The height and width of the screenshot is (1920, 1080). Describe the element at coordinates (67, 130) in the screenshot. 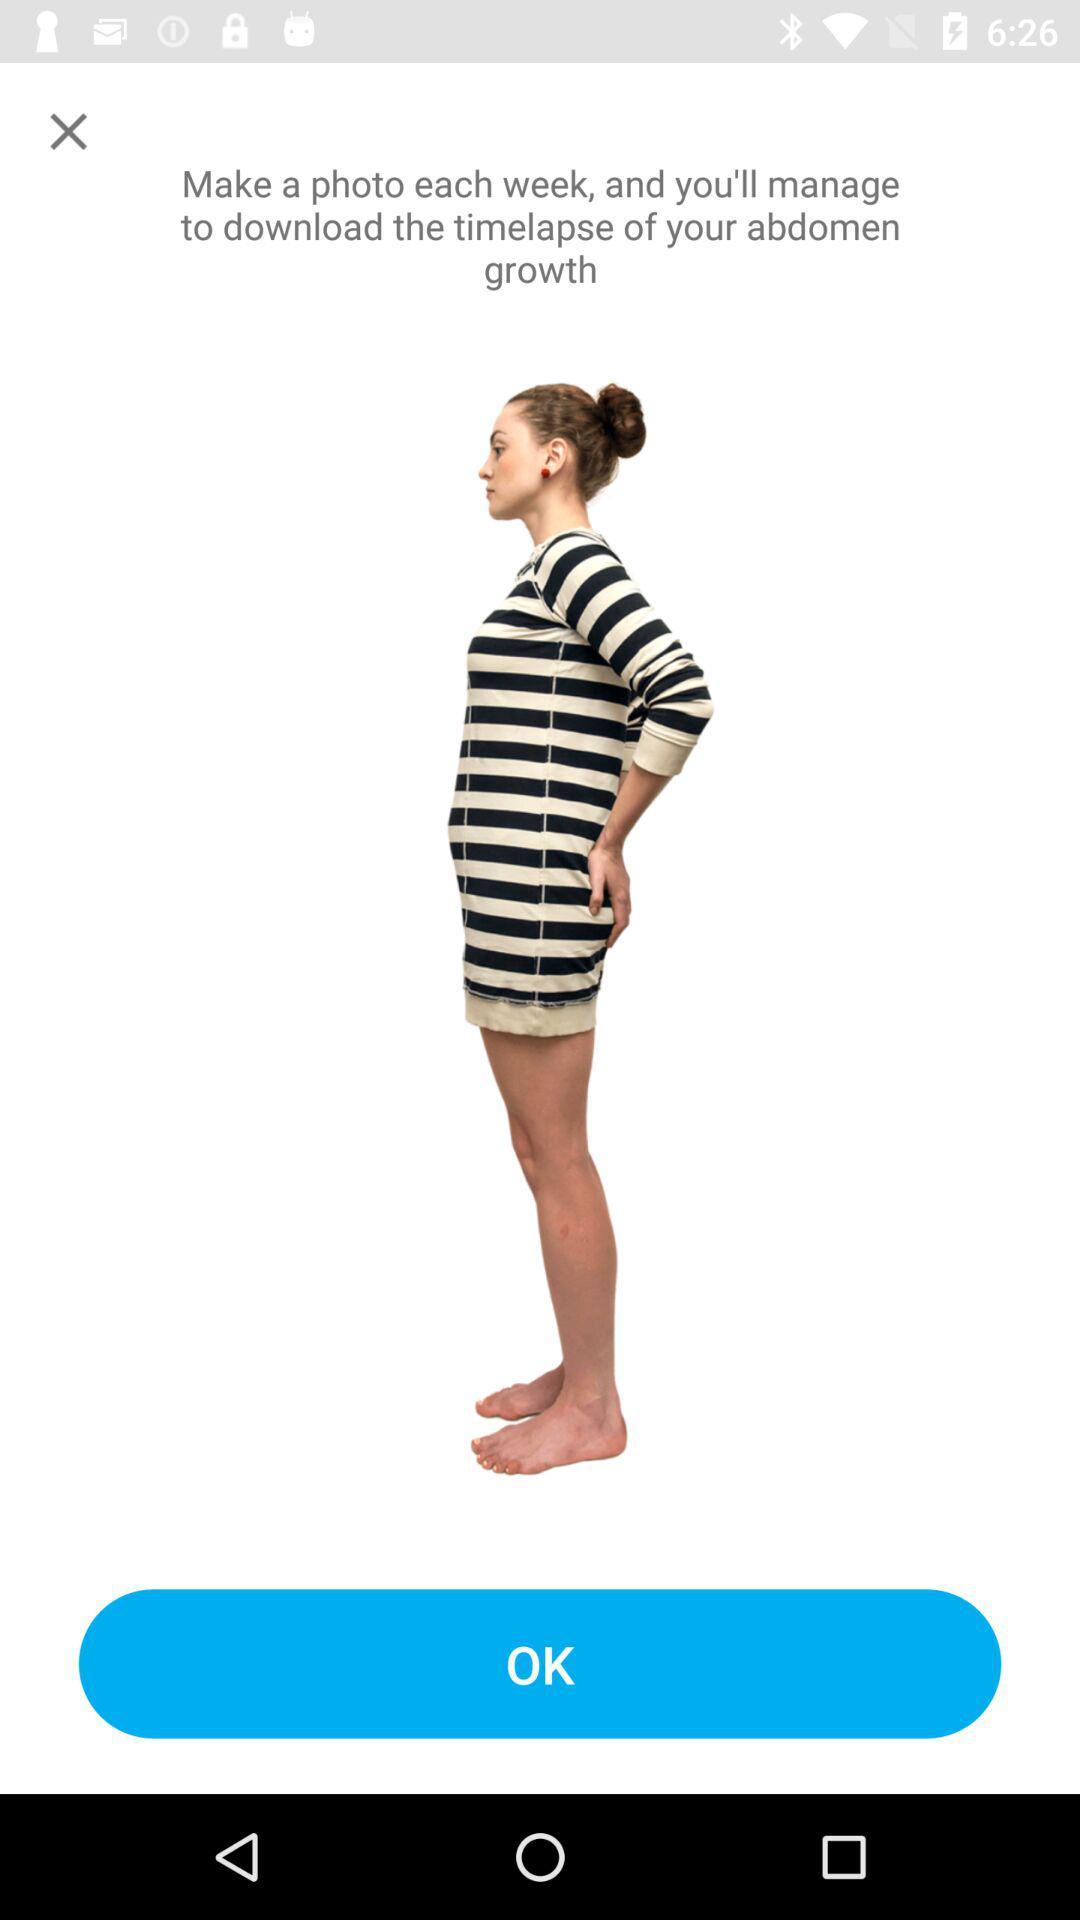

I see `the close icon` at that location.